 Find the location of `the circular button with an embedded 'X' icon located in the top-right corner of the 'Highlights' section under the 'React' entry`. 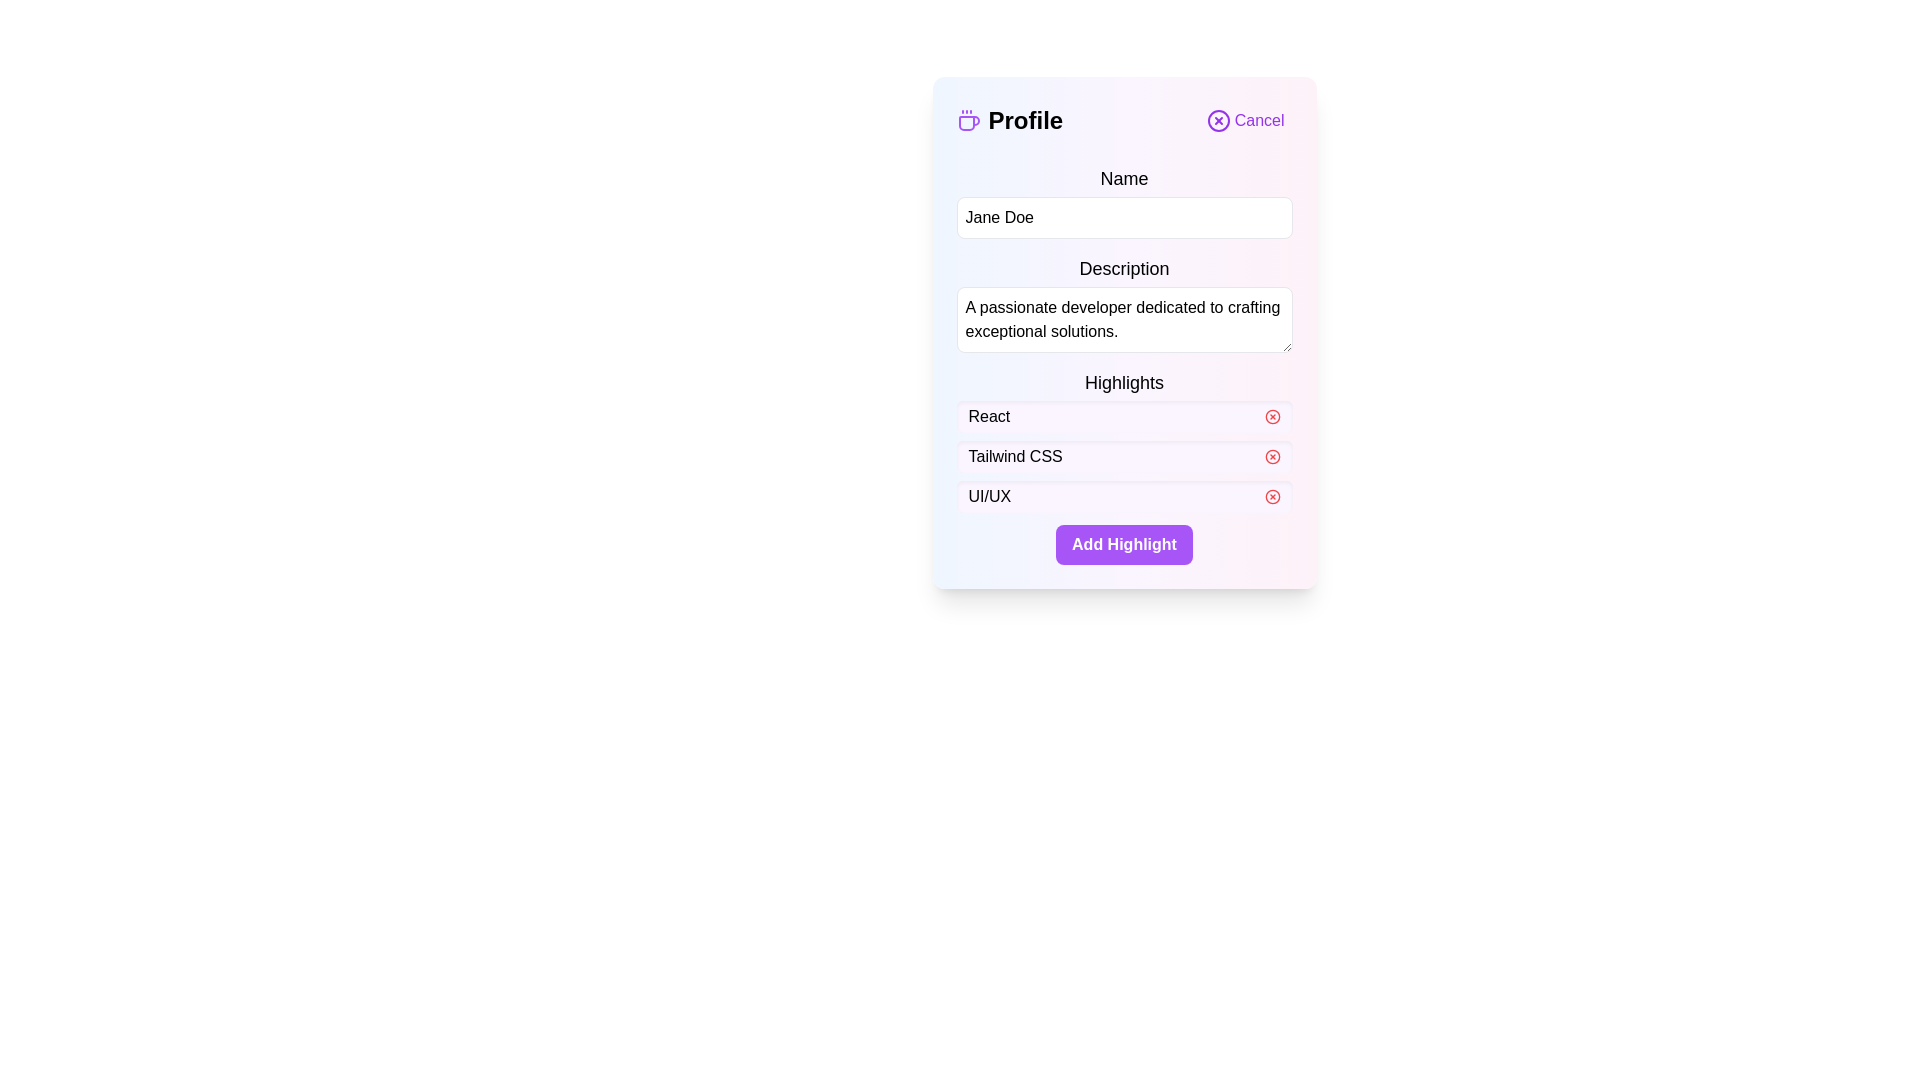

the circular button with an embedded 'X' icon located in the top-right corner of the 'Highlights' section under the 'React' entry is located at coordinates (1271, 415).